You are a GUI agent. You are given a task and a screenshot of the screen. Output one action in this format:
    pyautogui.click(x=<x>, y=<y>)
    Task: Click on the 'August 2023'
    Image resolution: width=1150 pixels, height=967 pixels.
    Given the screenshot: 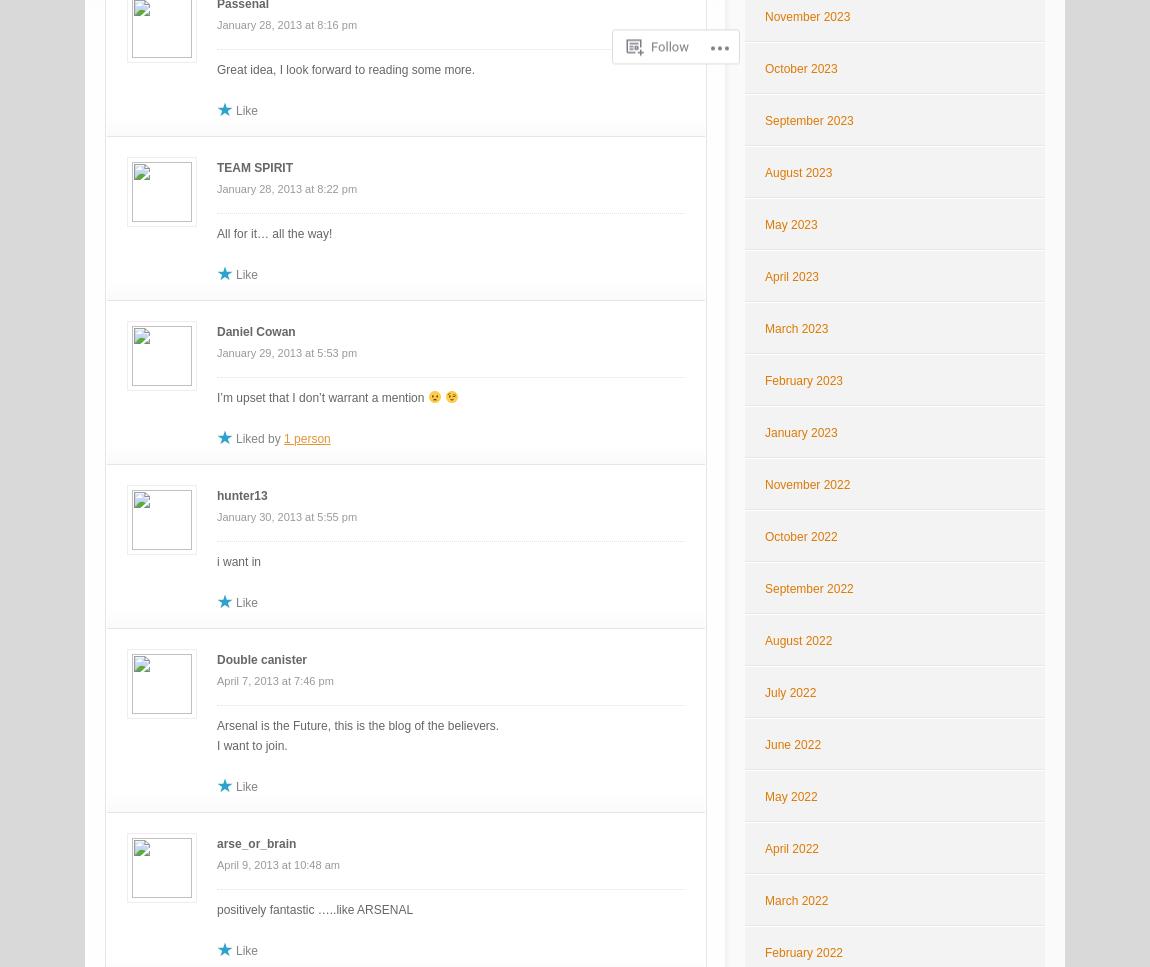 What is the action you would take?
    pyautogui.click(x=797, y=172)
    